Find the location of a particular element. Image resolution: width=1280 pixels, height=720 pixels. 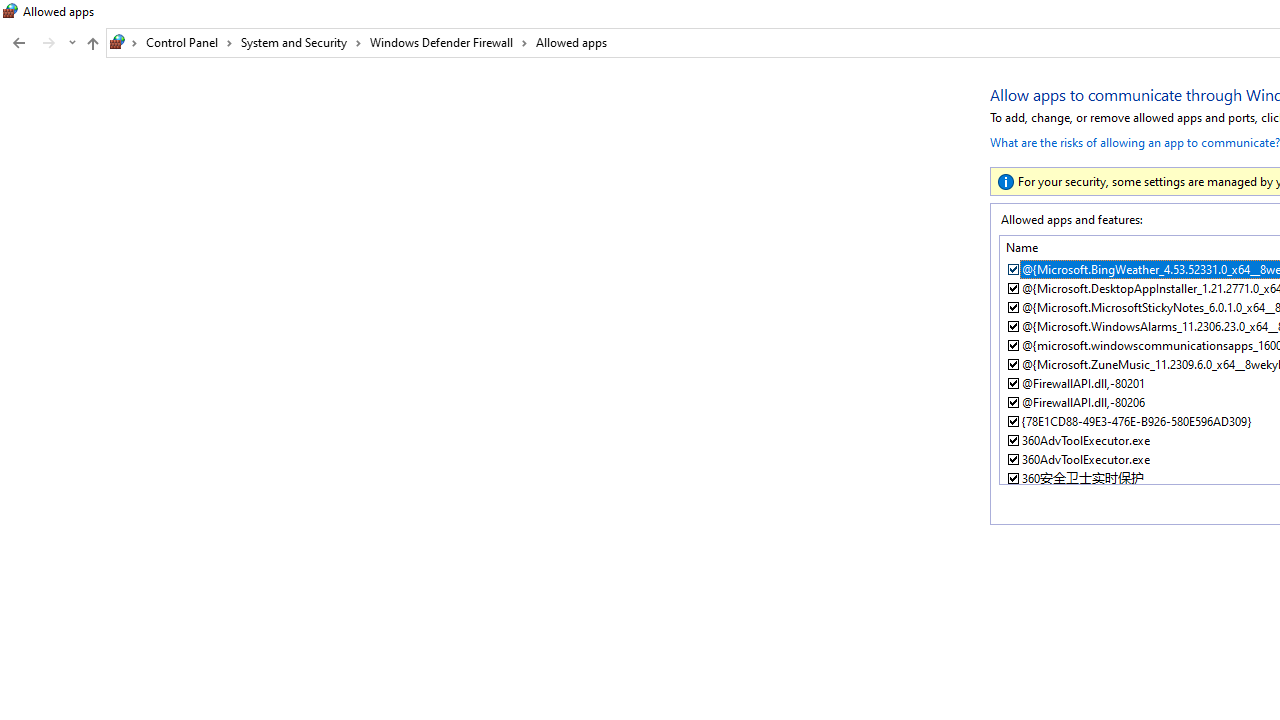

'Windows Defender Firewall' is located at coordinates (448, 42).